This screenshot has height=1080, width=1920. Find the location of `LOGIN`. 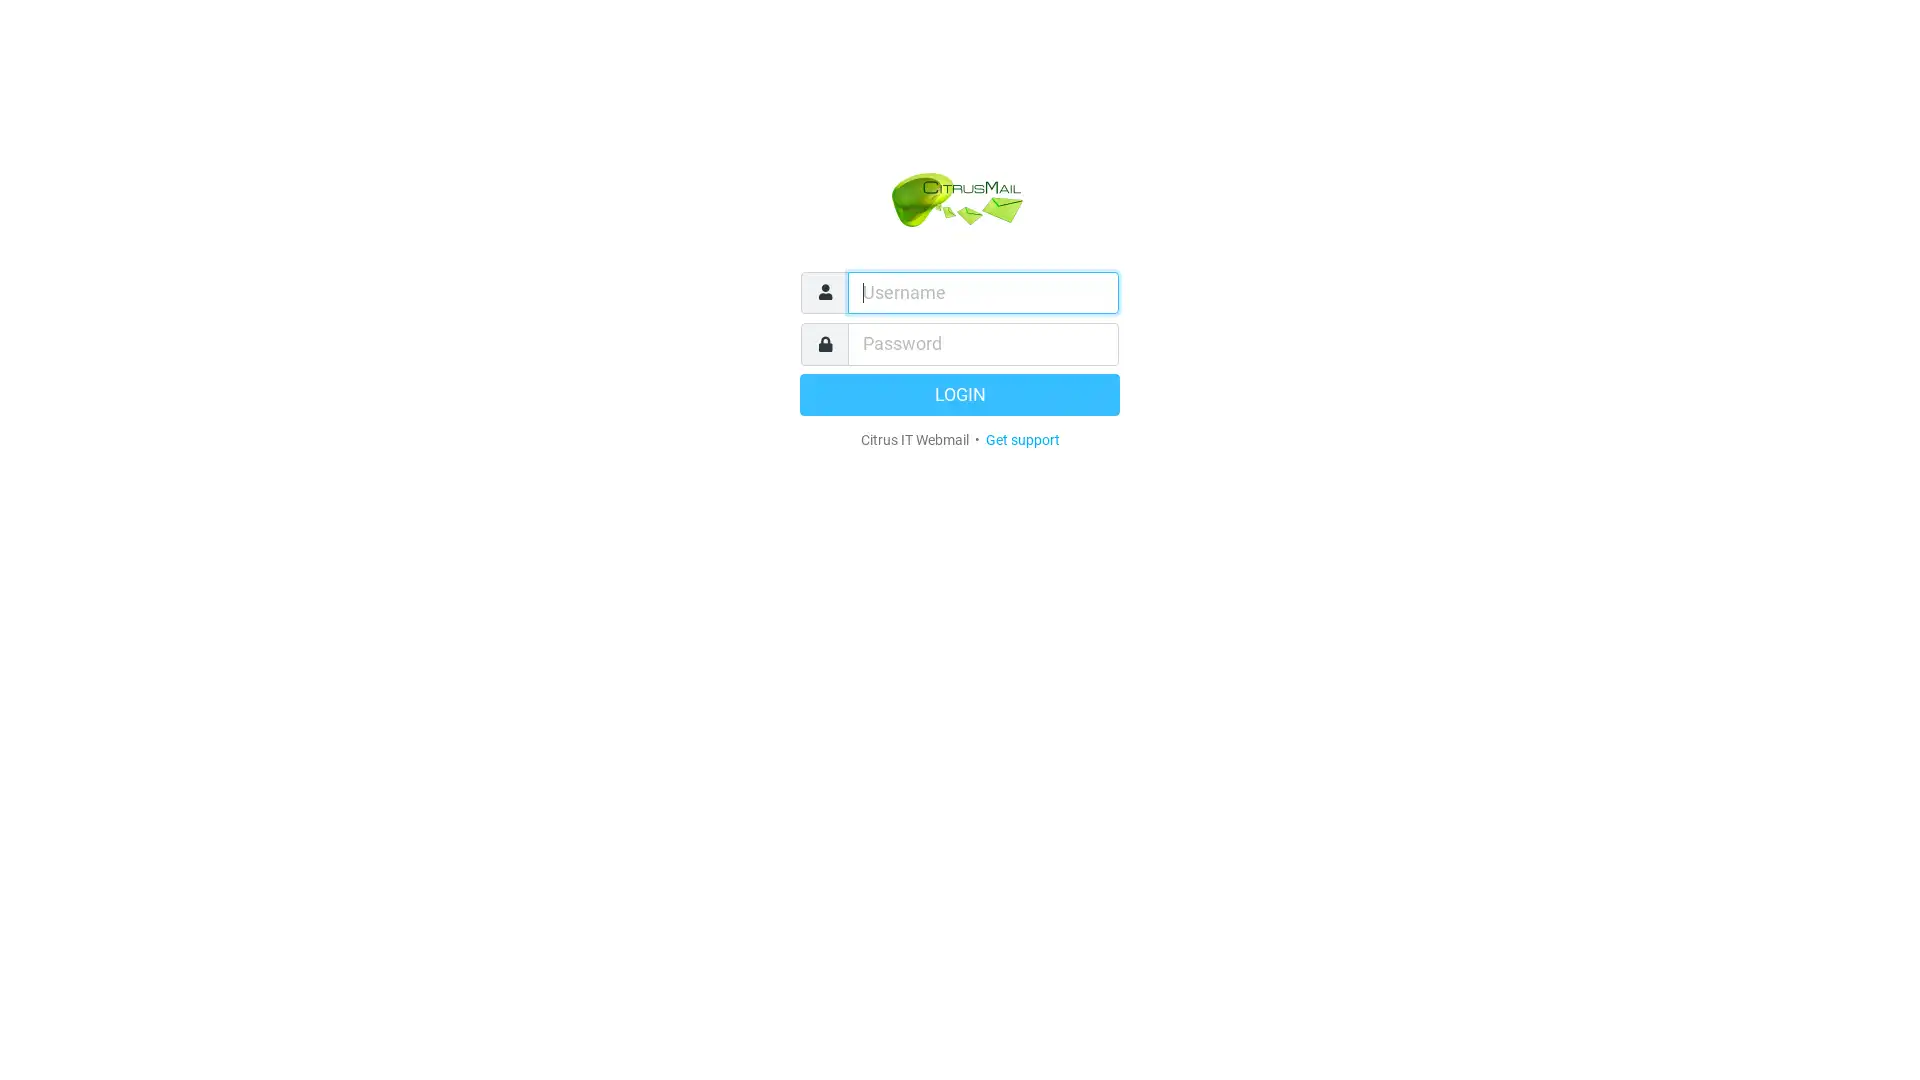

LOGIN is located at coordinates (960, 393).